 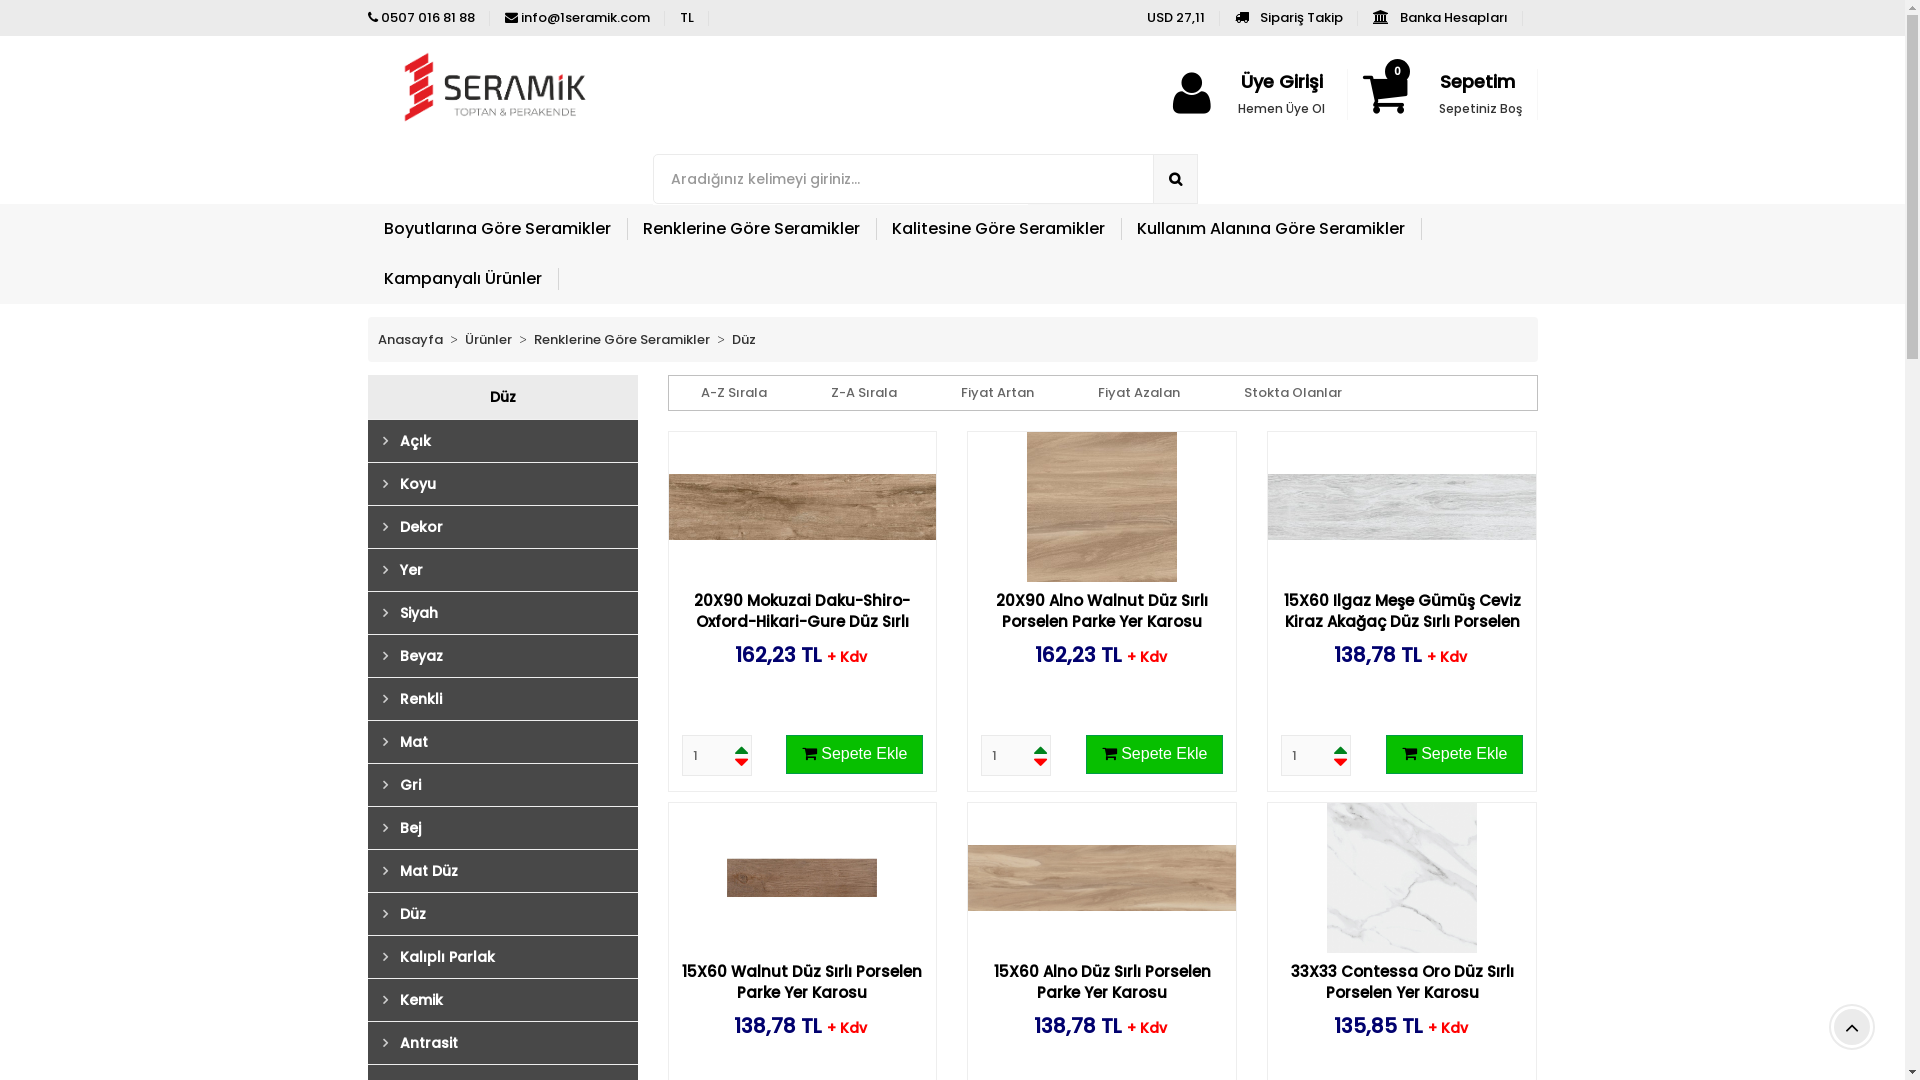 What do you see at coordinates (516, 526) in the screenshot?
I see `'Dekor'` at bounding box center [516, 526].